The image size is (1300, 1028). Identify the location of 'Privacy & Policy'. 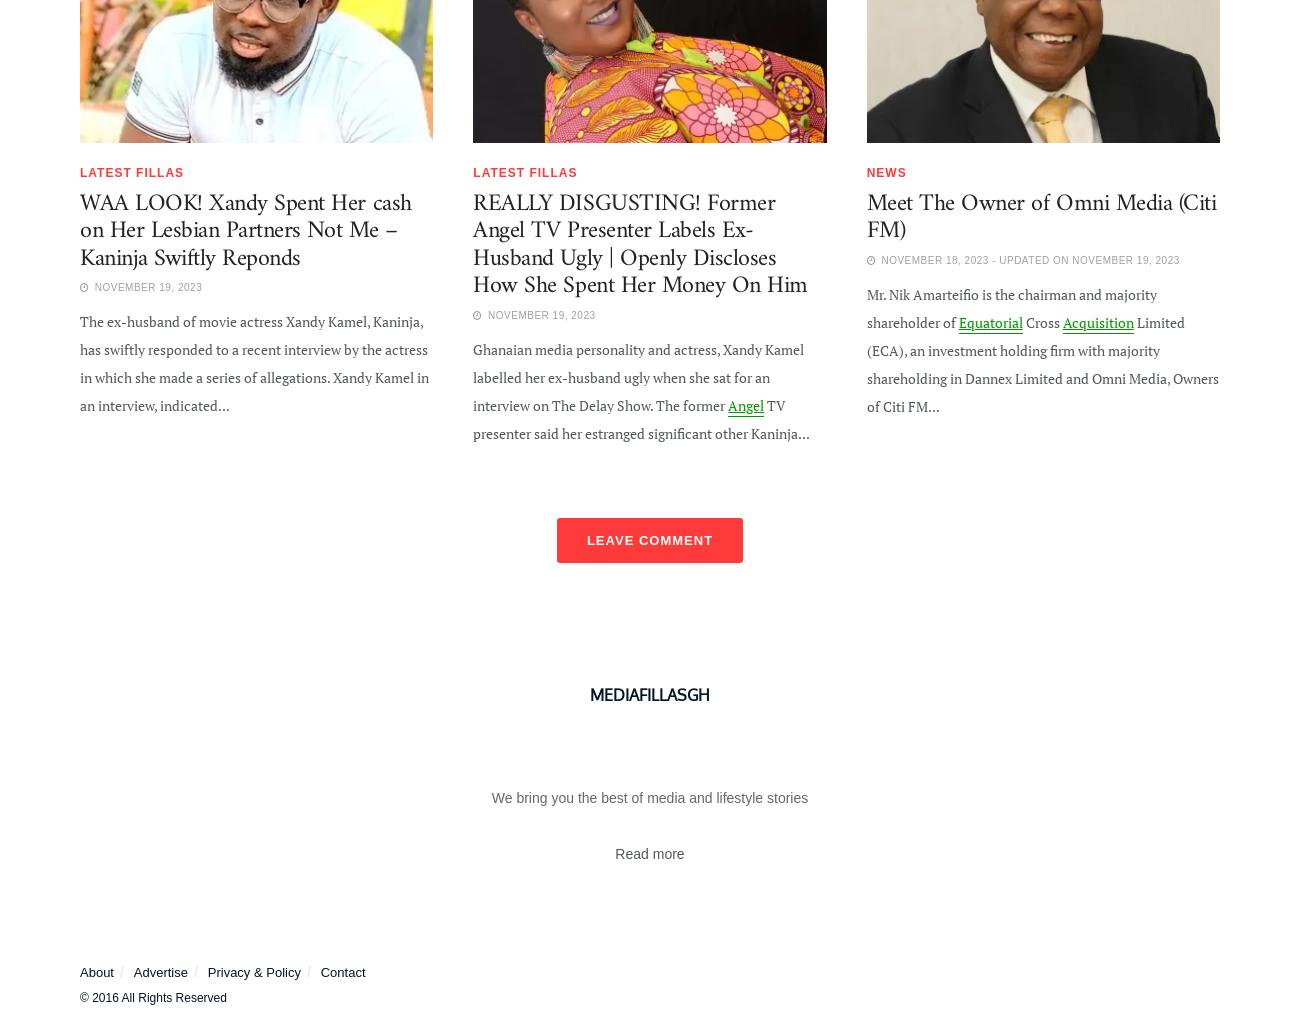
(252, 971).